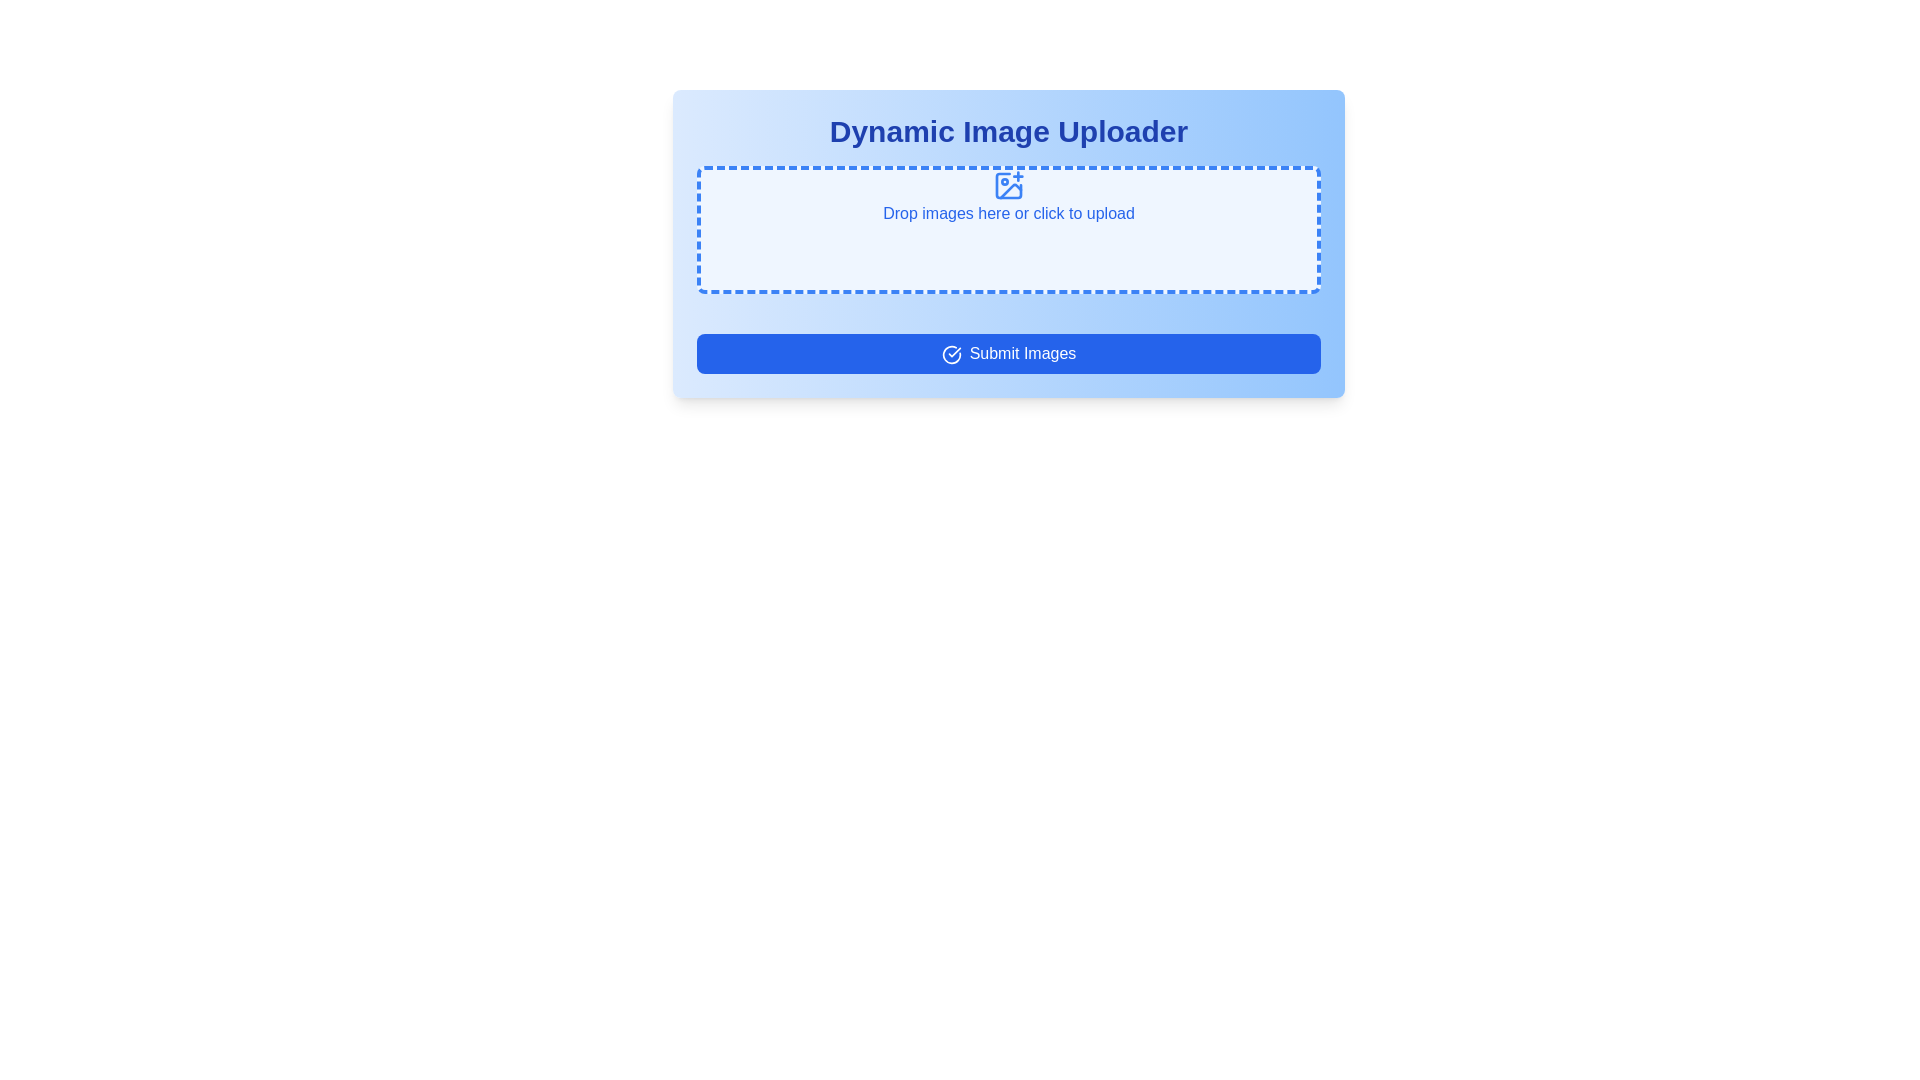  Describe the element at coordinates (1008, 213) in the screenshot. I see `the text label that reads 'Drop images here or click to upload' to initiate a file upload` at that location.